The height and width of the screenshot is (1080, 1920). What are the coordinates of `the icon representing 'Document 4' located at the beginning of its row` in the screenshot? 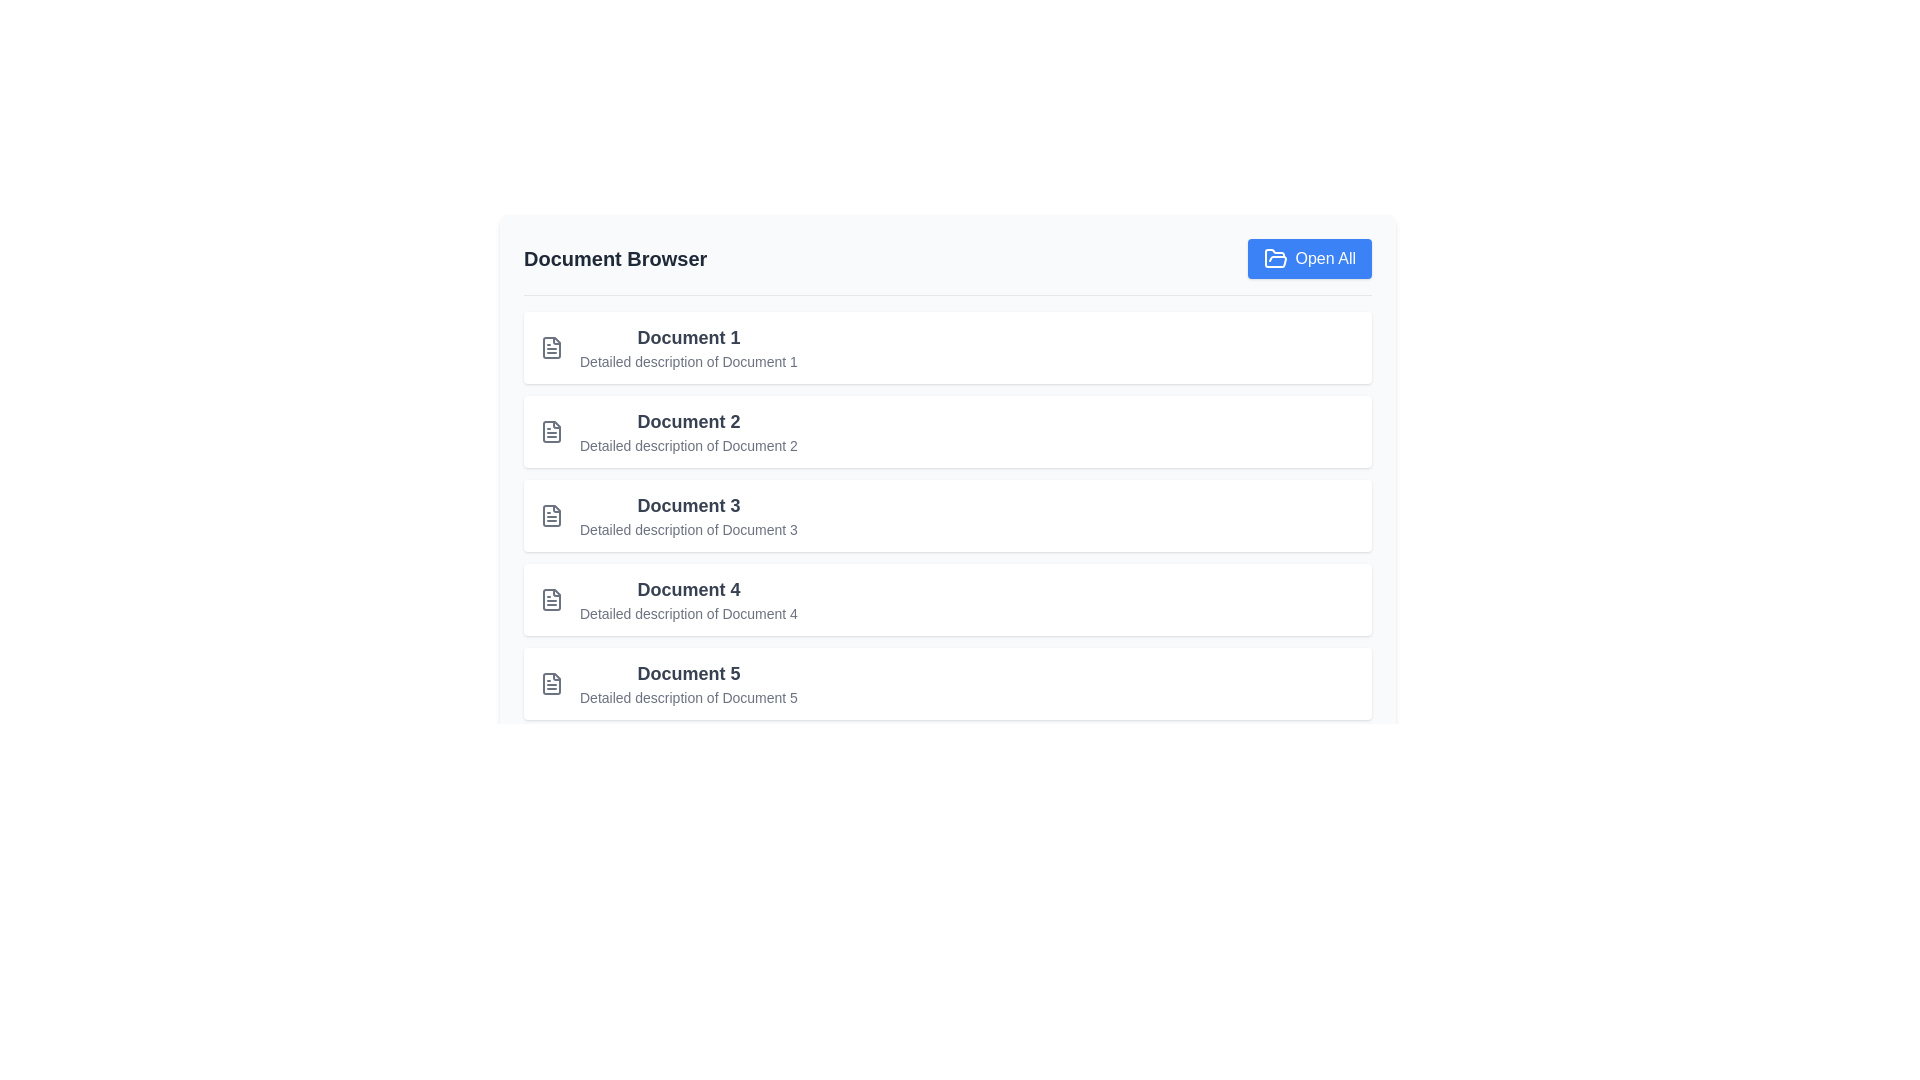 It's located at (552, 599).